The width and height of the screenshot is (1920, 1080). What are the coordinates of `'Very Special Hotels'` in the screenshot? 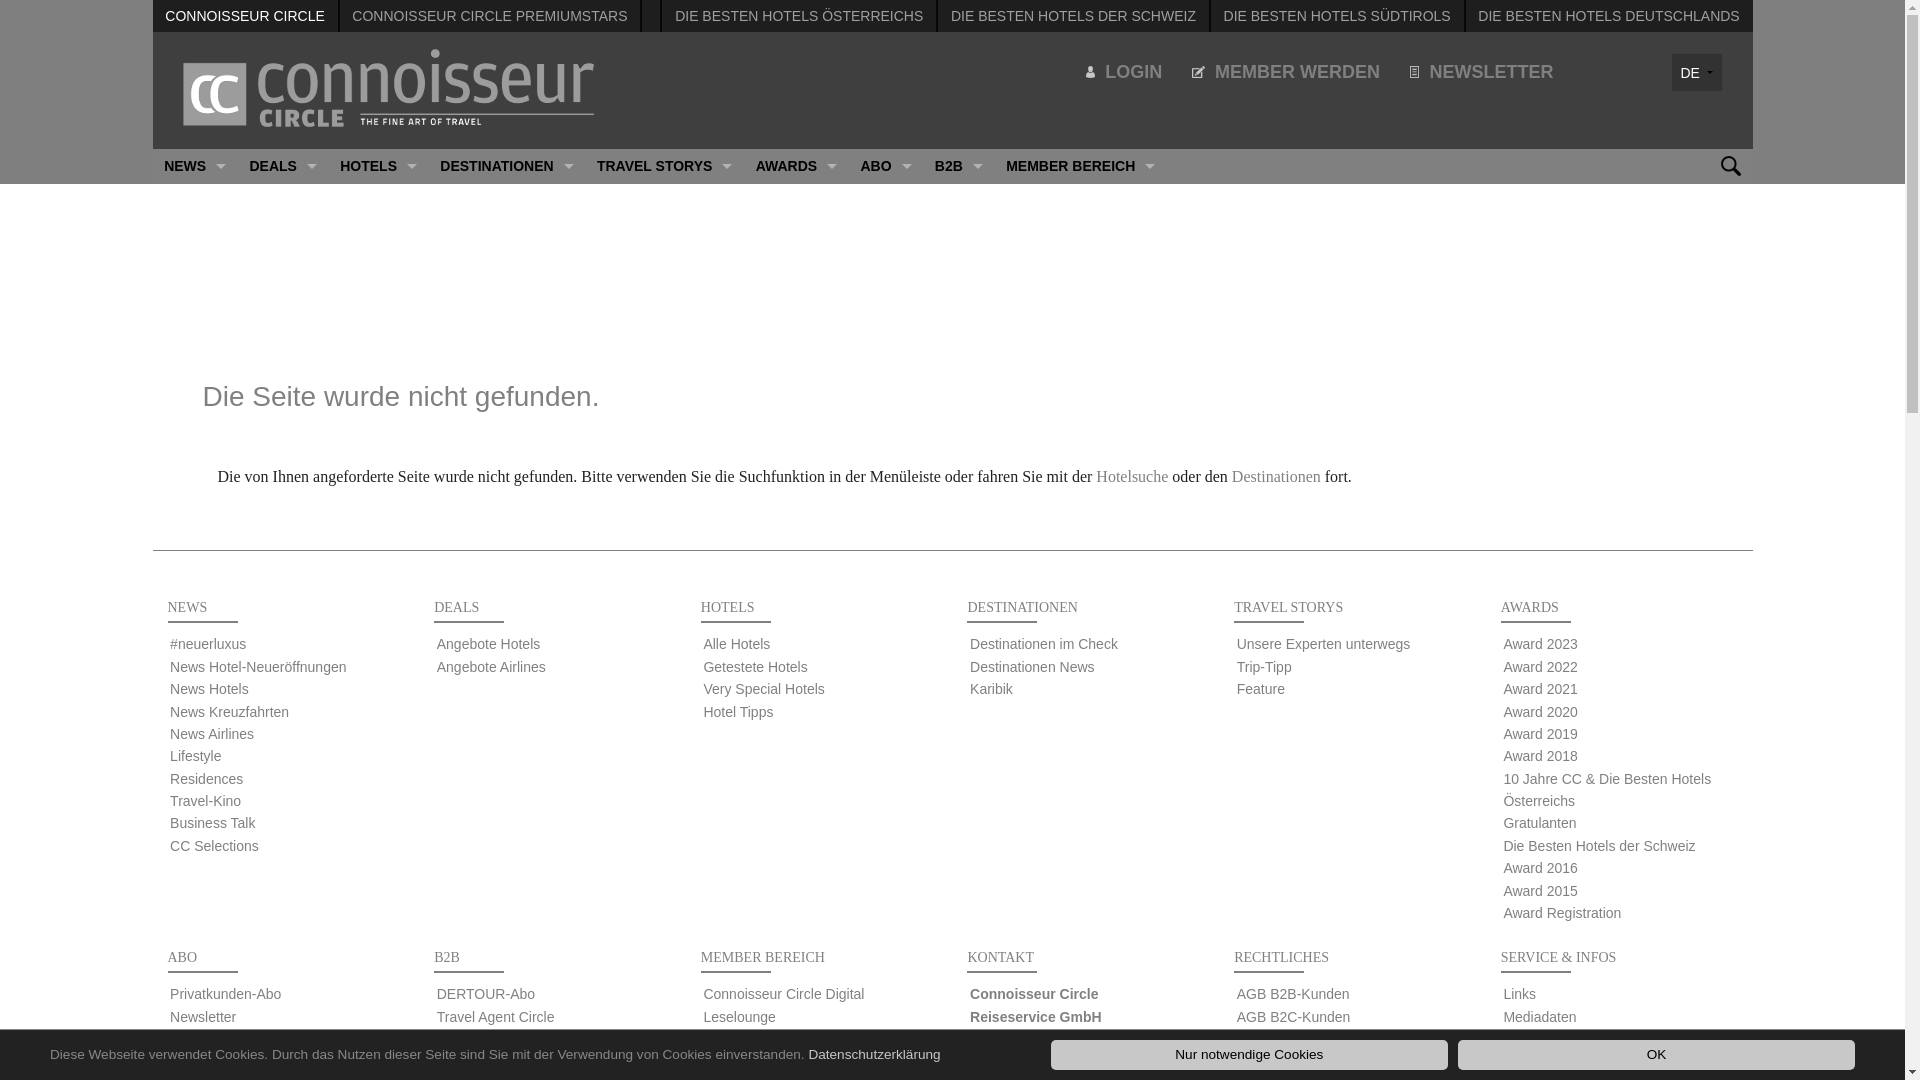 It's located at (762, 688).